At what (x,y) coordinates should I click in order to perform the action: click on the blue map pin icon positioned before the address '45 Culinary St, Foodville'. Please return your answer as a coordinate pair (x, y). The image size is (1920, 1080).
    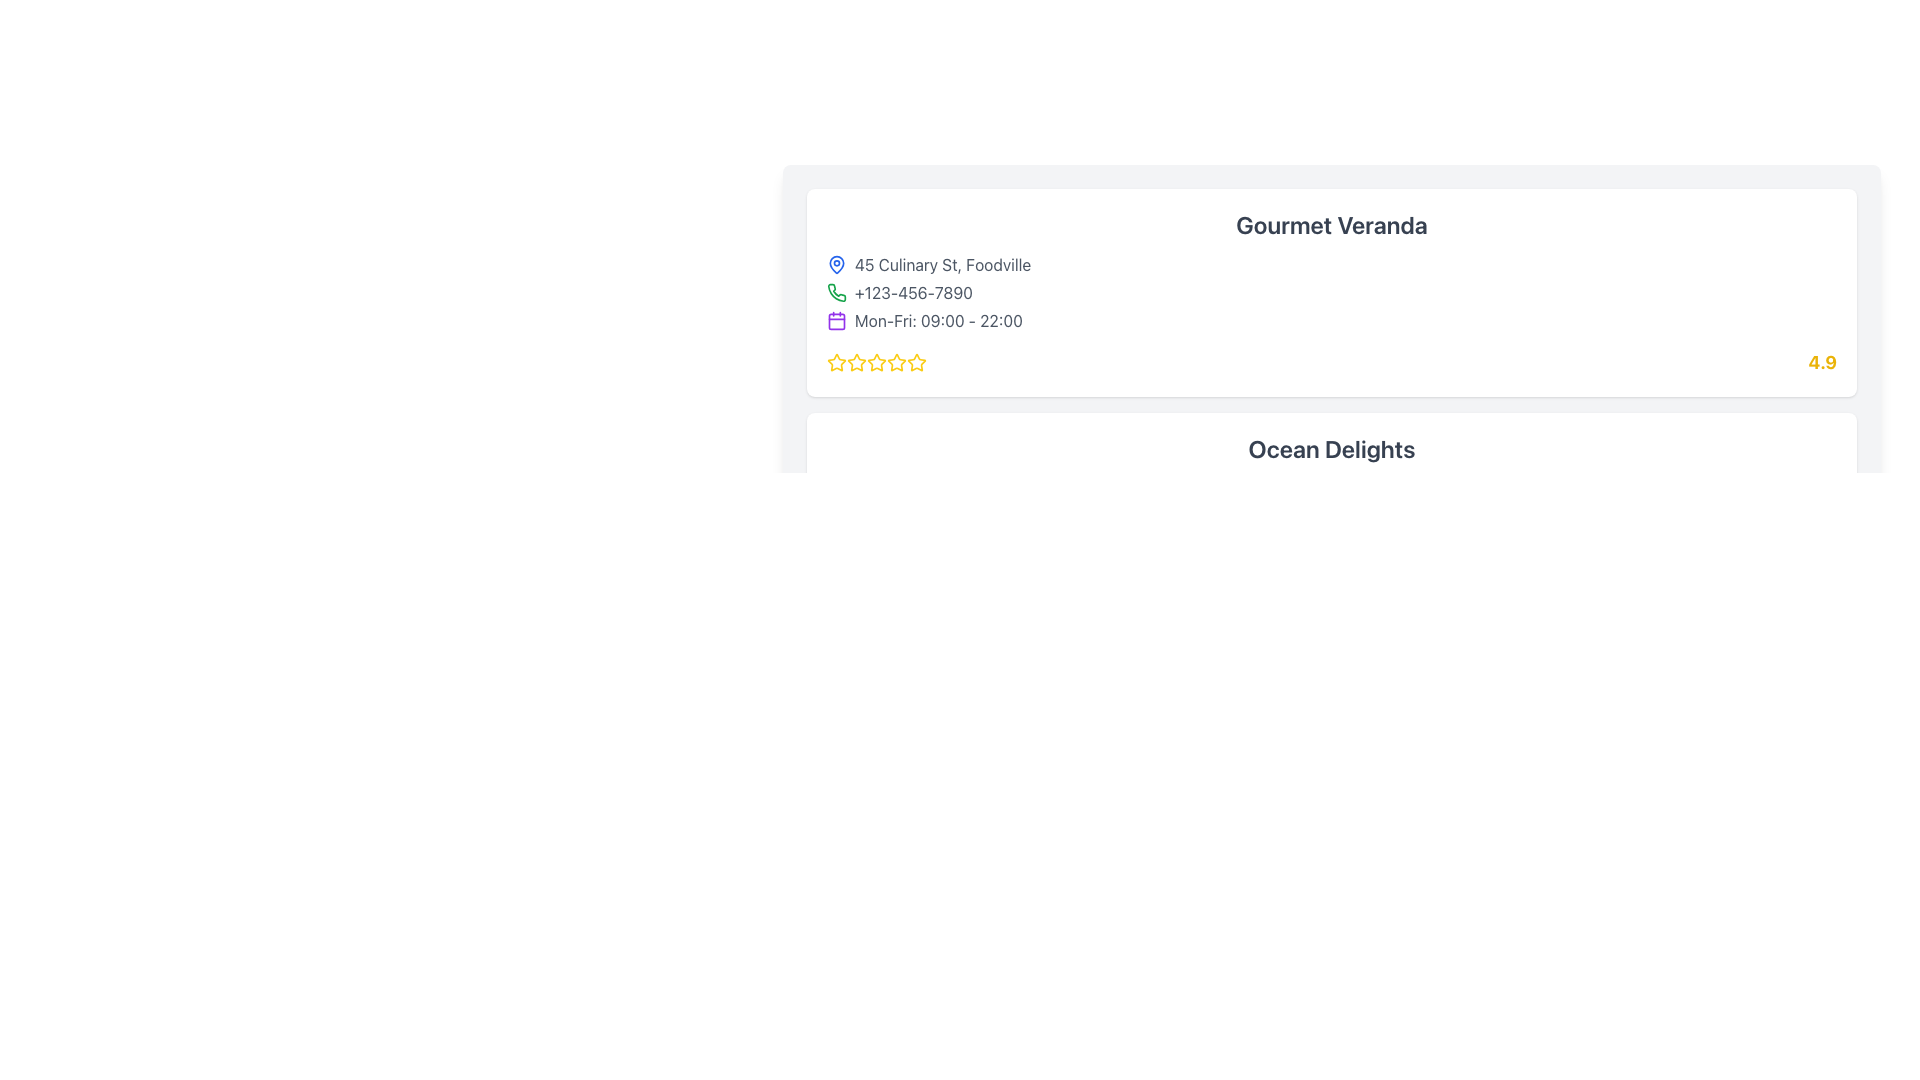
    Looking at the image, I should click on (836, 264).